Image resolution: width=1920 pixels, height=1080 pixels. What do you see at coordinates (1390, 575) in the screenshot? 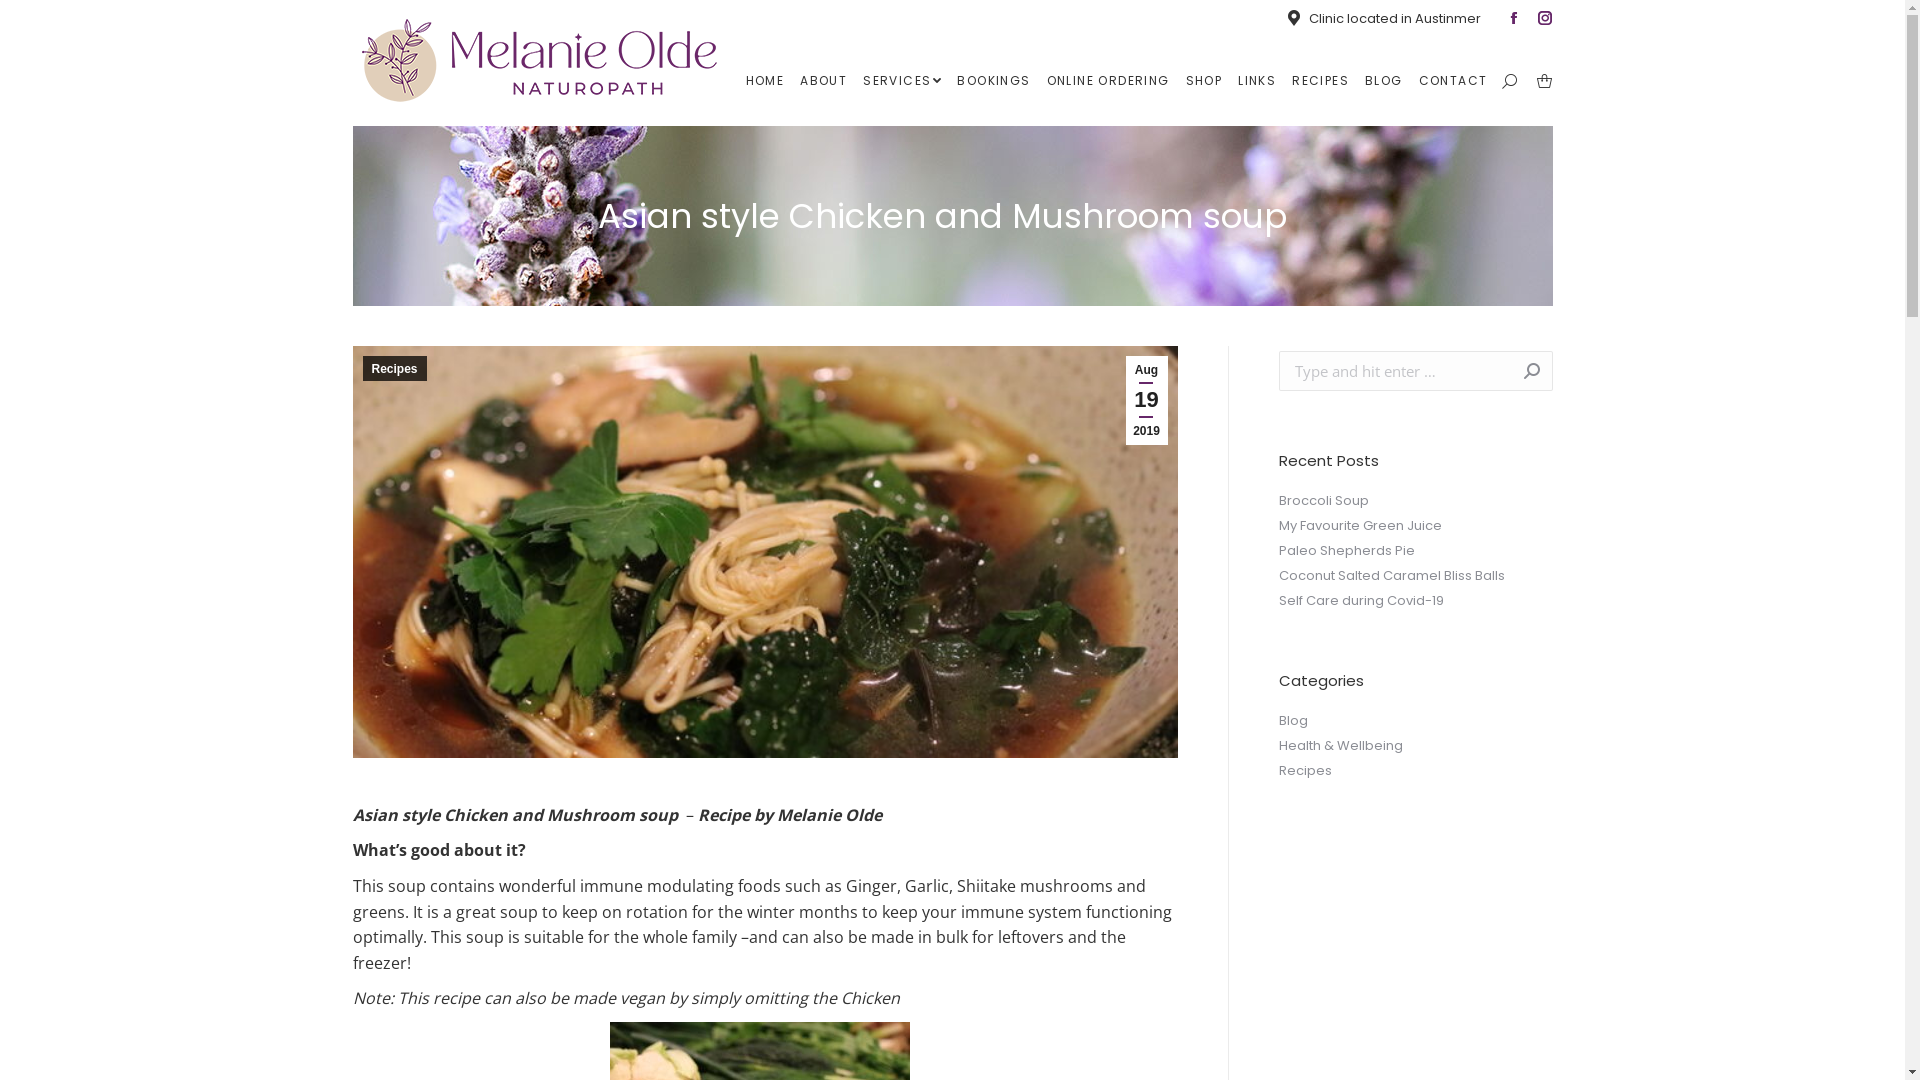
I see `'Coconut Salted Caramel Bliss Balls'` at bounding box center [1390, 575].